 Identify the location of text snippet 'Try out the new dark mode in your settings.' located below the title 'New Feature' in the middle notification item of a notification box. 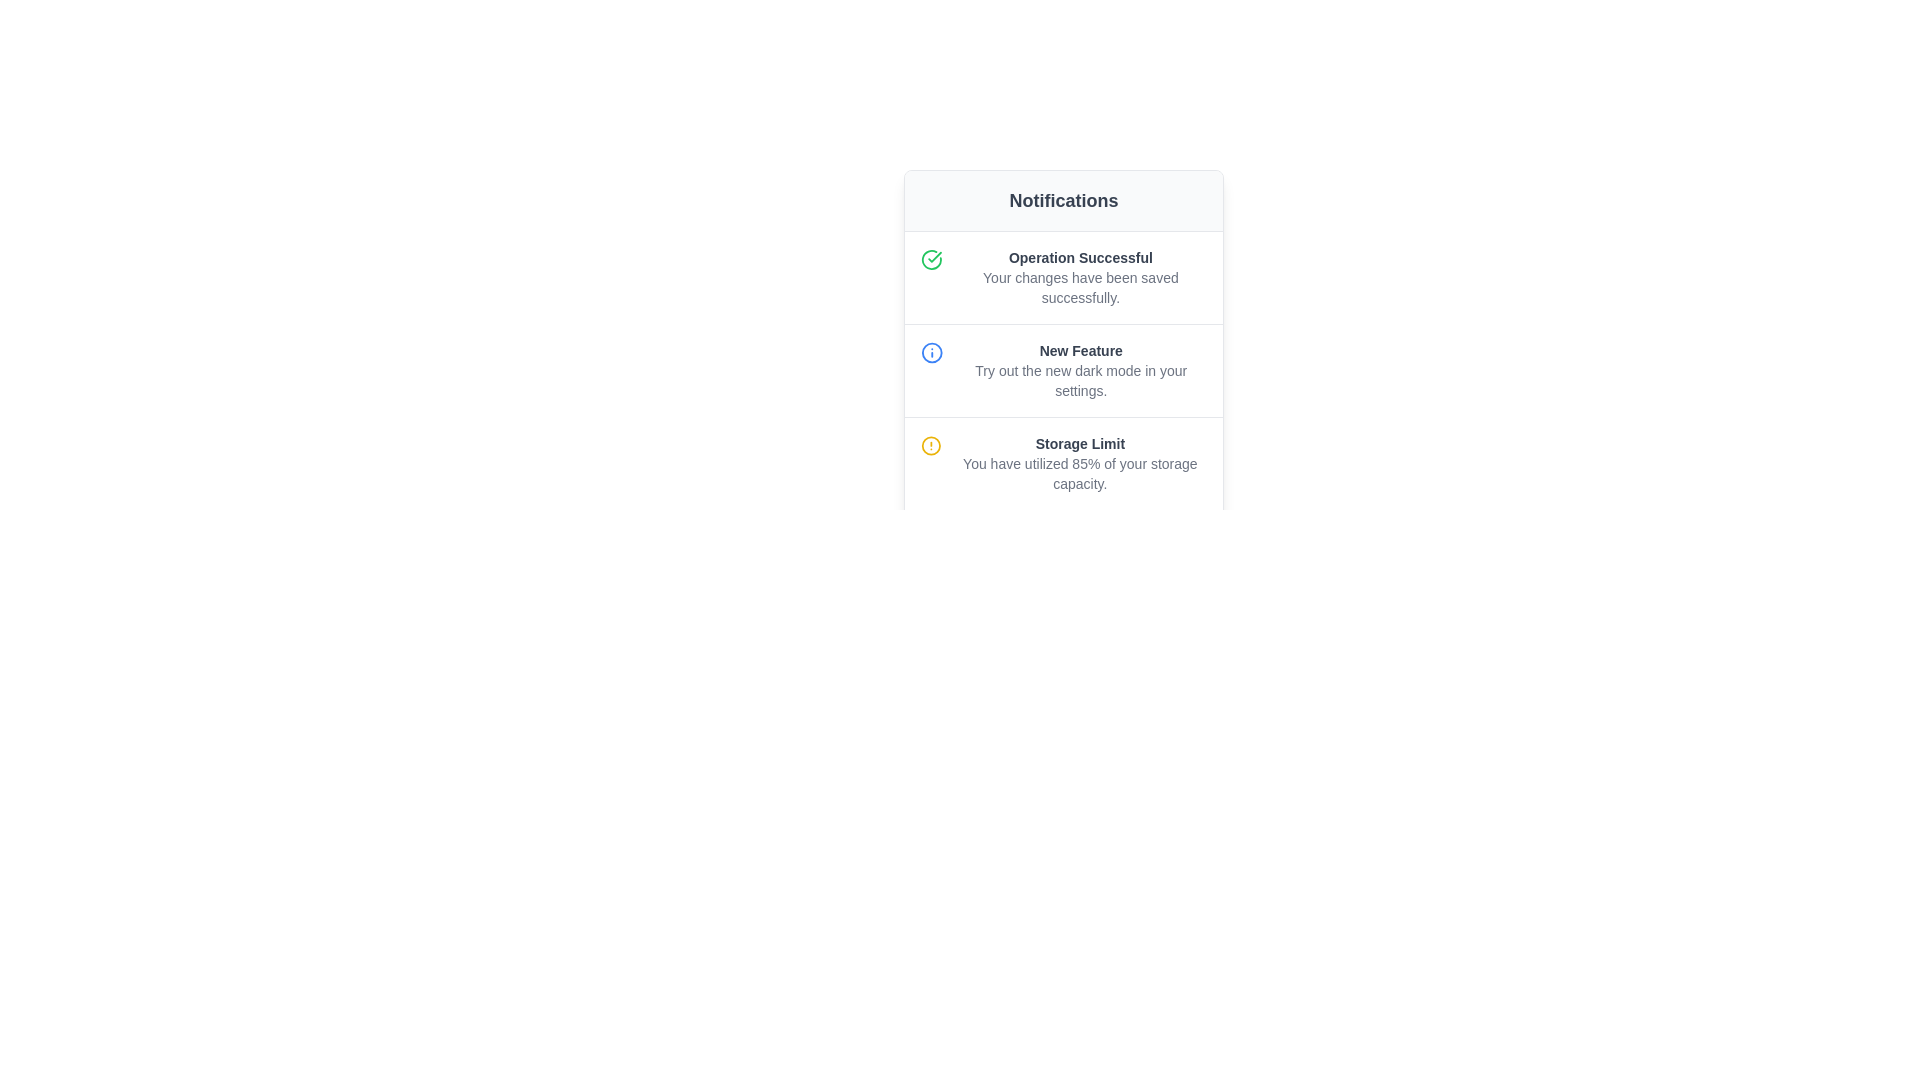
(1080, 381).